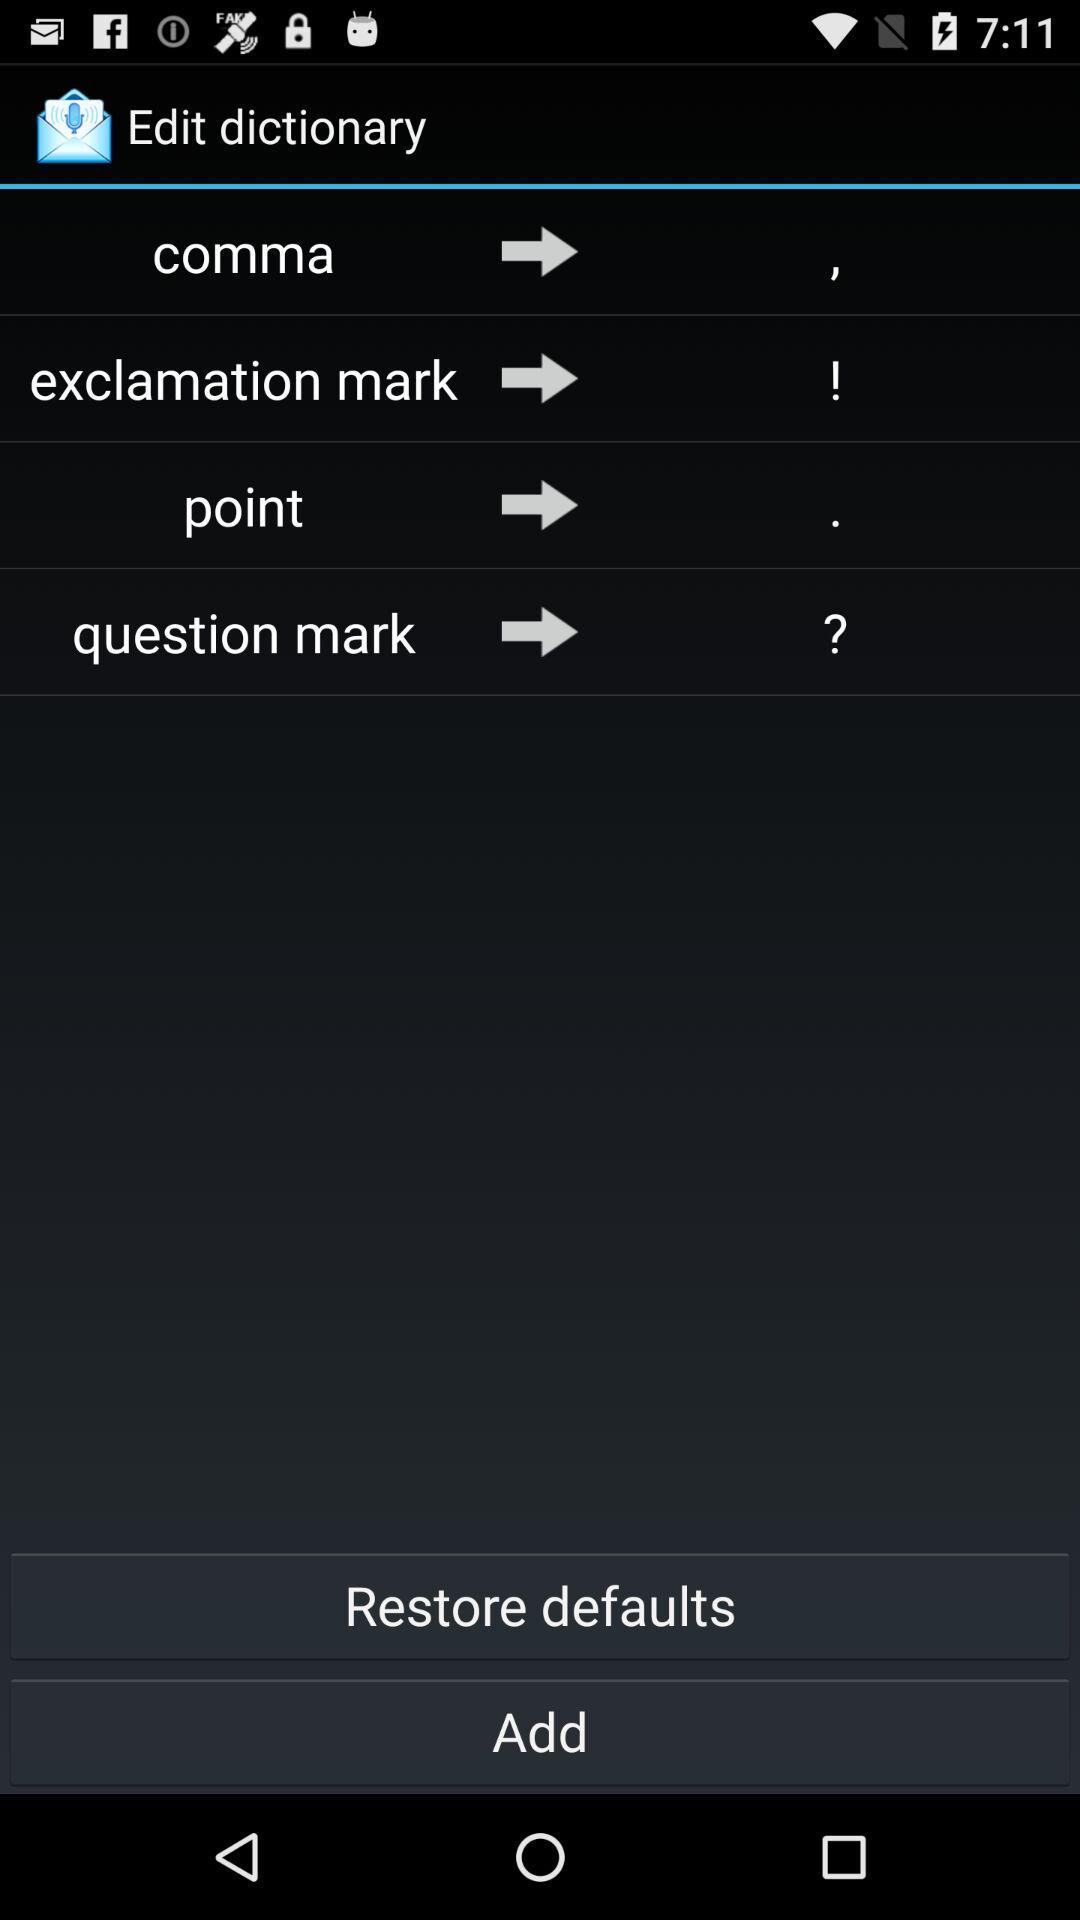  Describe the element at coordinates (835, 250) in the screenshot. I see `the , app` at that location.